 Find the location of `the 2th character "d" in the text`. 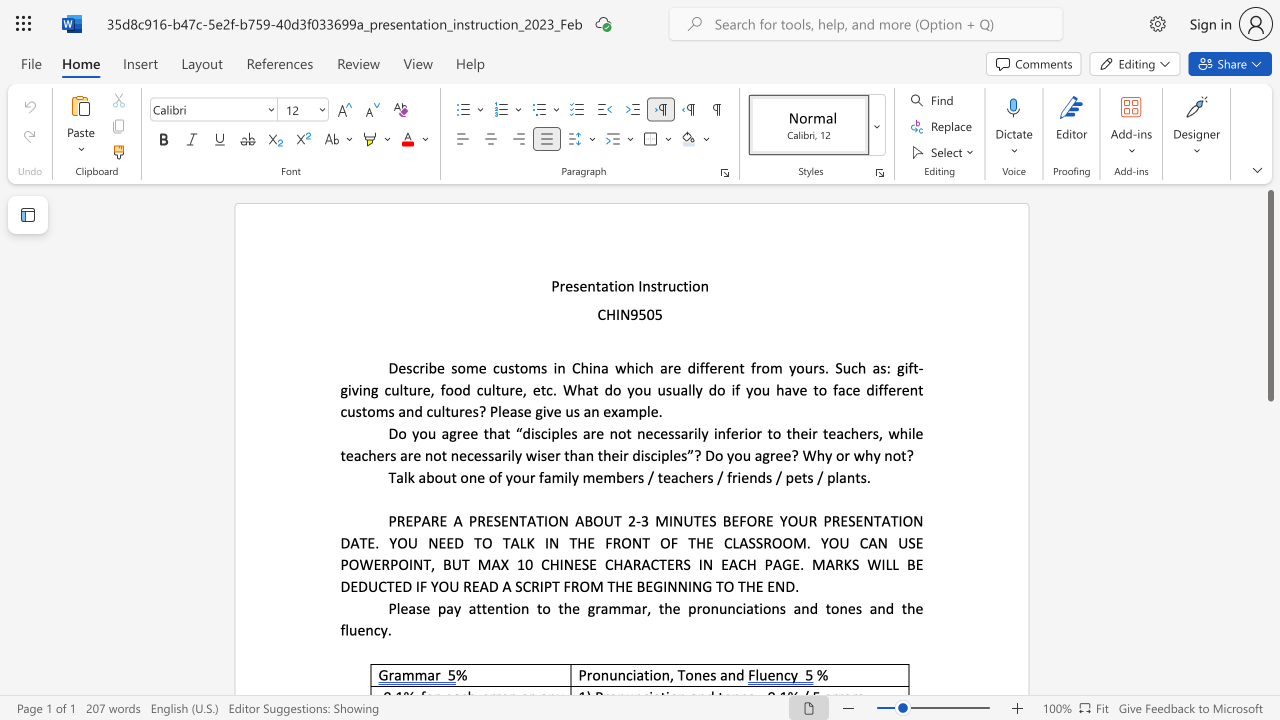

the 2th character "d" in the text is located at coordinates (888, 607).